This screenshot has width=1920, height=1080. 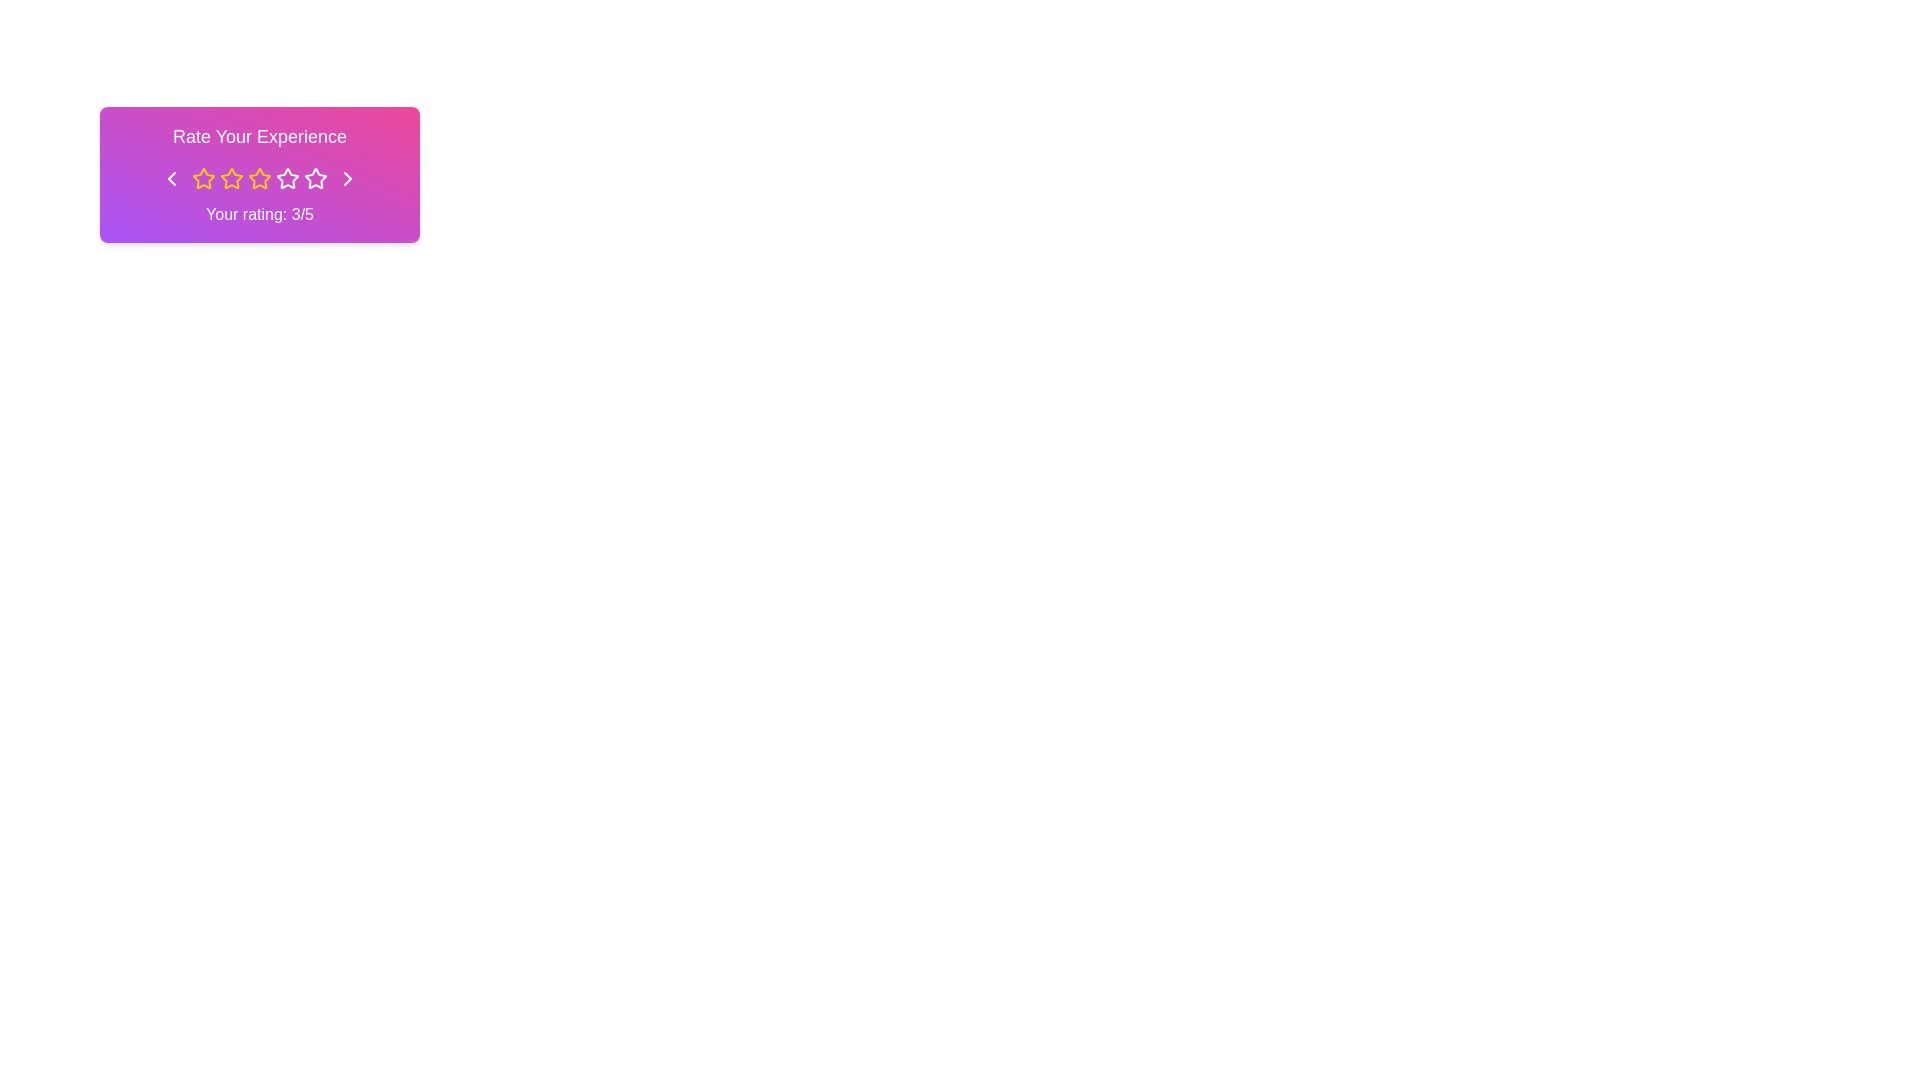 I want to click on the third star in a group of five horizontally aligned stars, so click(x=258, y=177).